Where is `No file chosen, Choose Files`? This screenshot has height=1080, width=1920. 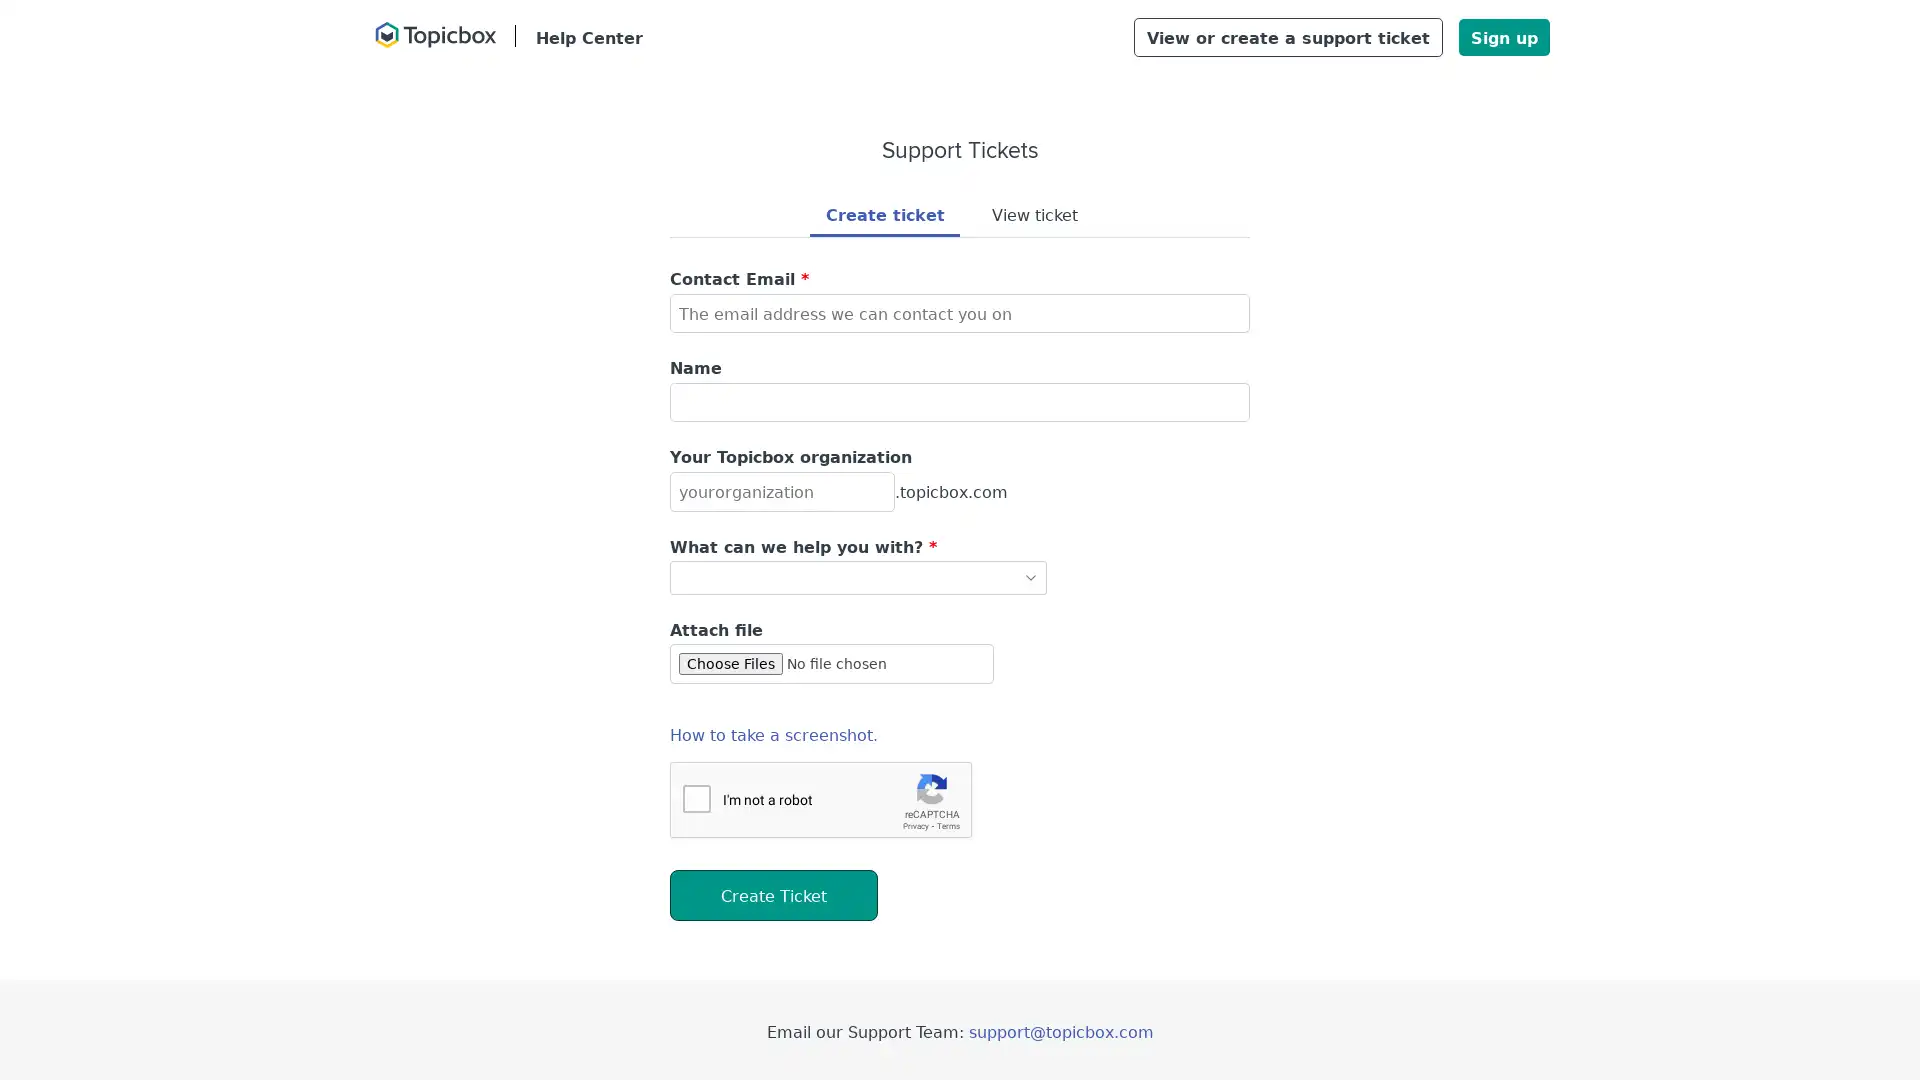
No file chosen, Choose Files is located at coordinates (831, 663).